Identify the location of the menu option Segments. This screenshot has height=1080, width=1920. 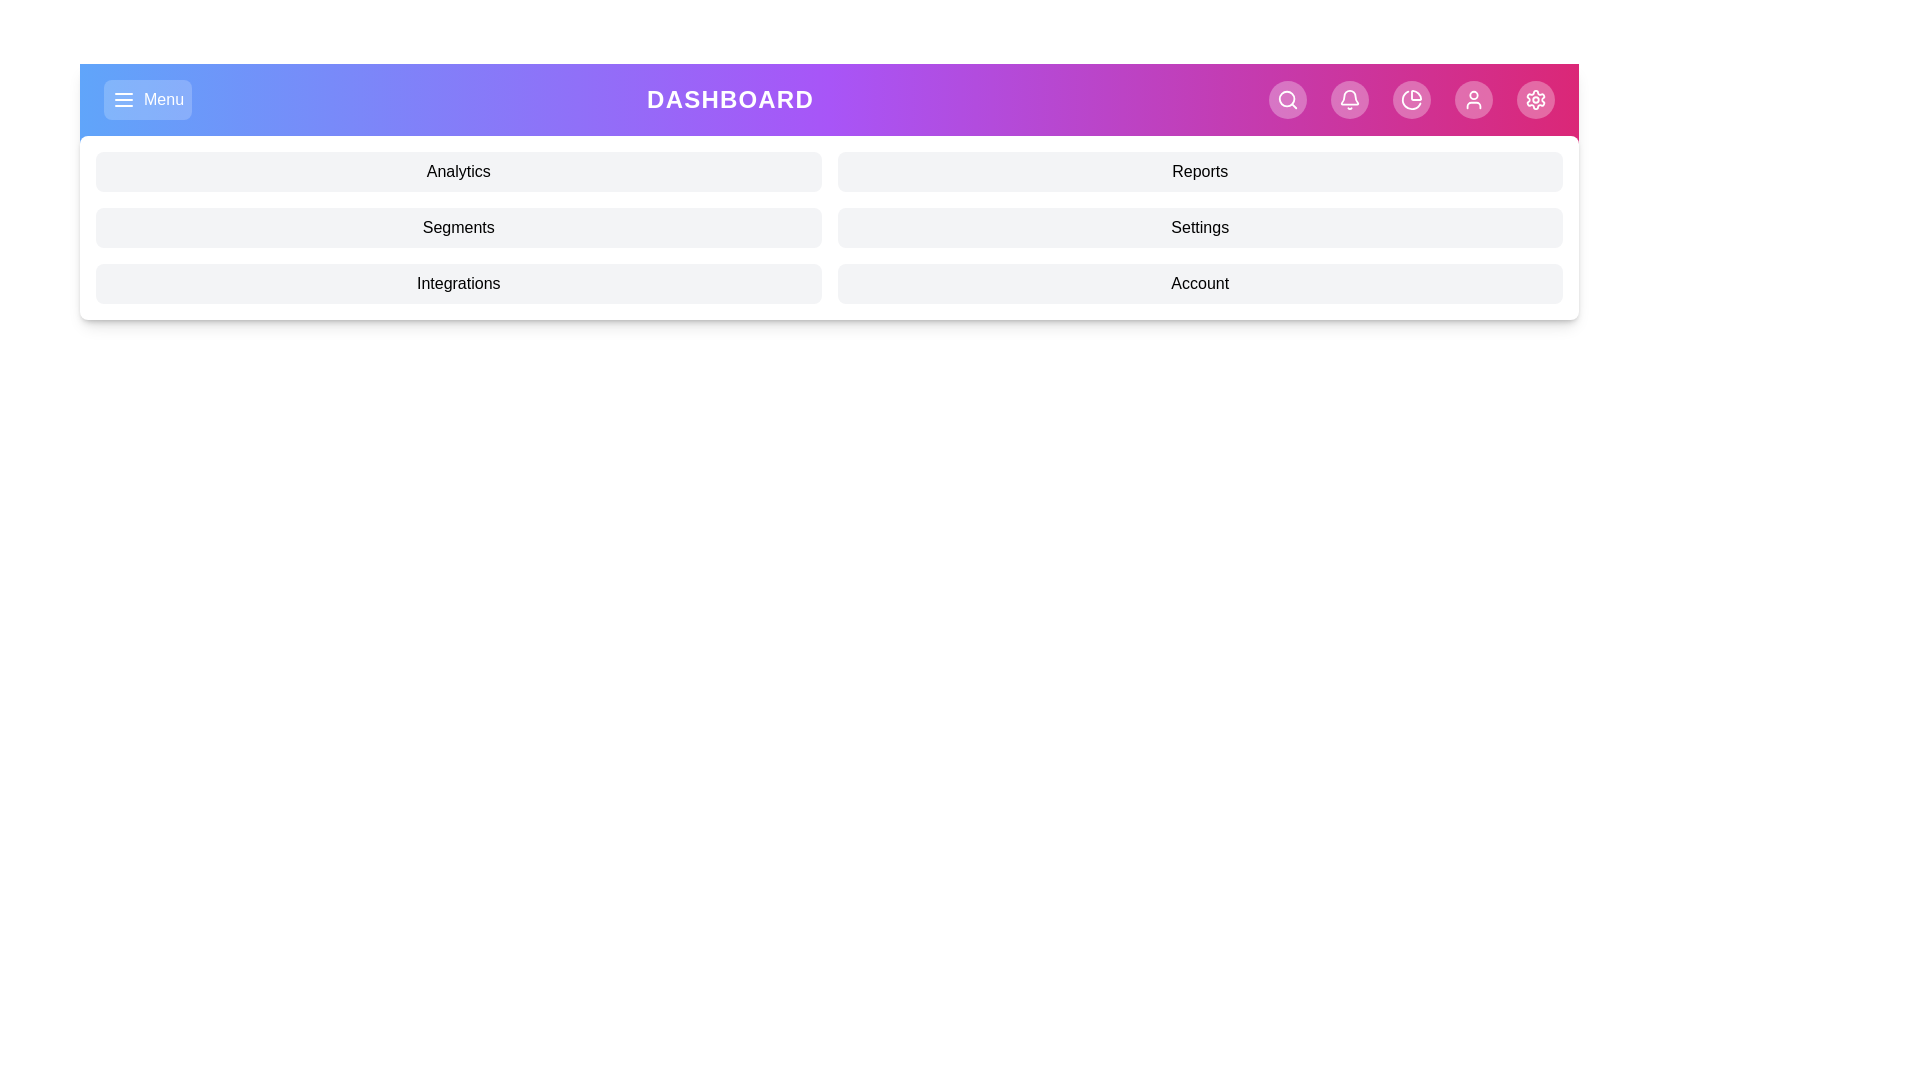
(457, 226).